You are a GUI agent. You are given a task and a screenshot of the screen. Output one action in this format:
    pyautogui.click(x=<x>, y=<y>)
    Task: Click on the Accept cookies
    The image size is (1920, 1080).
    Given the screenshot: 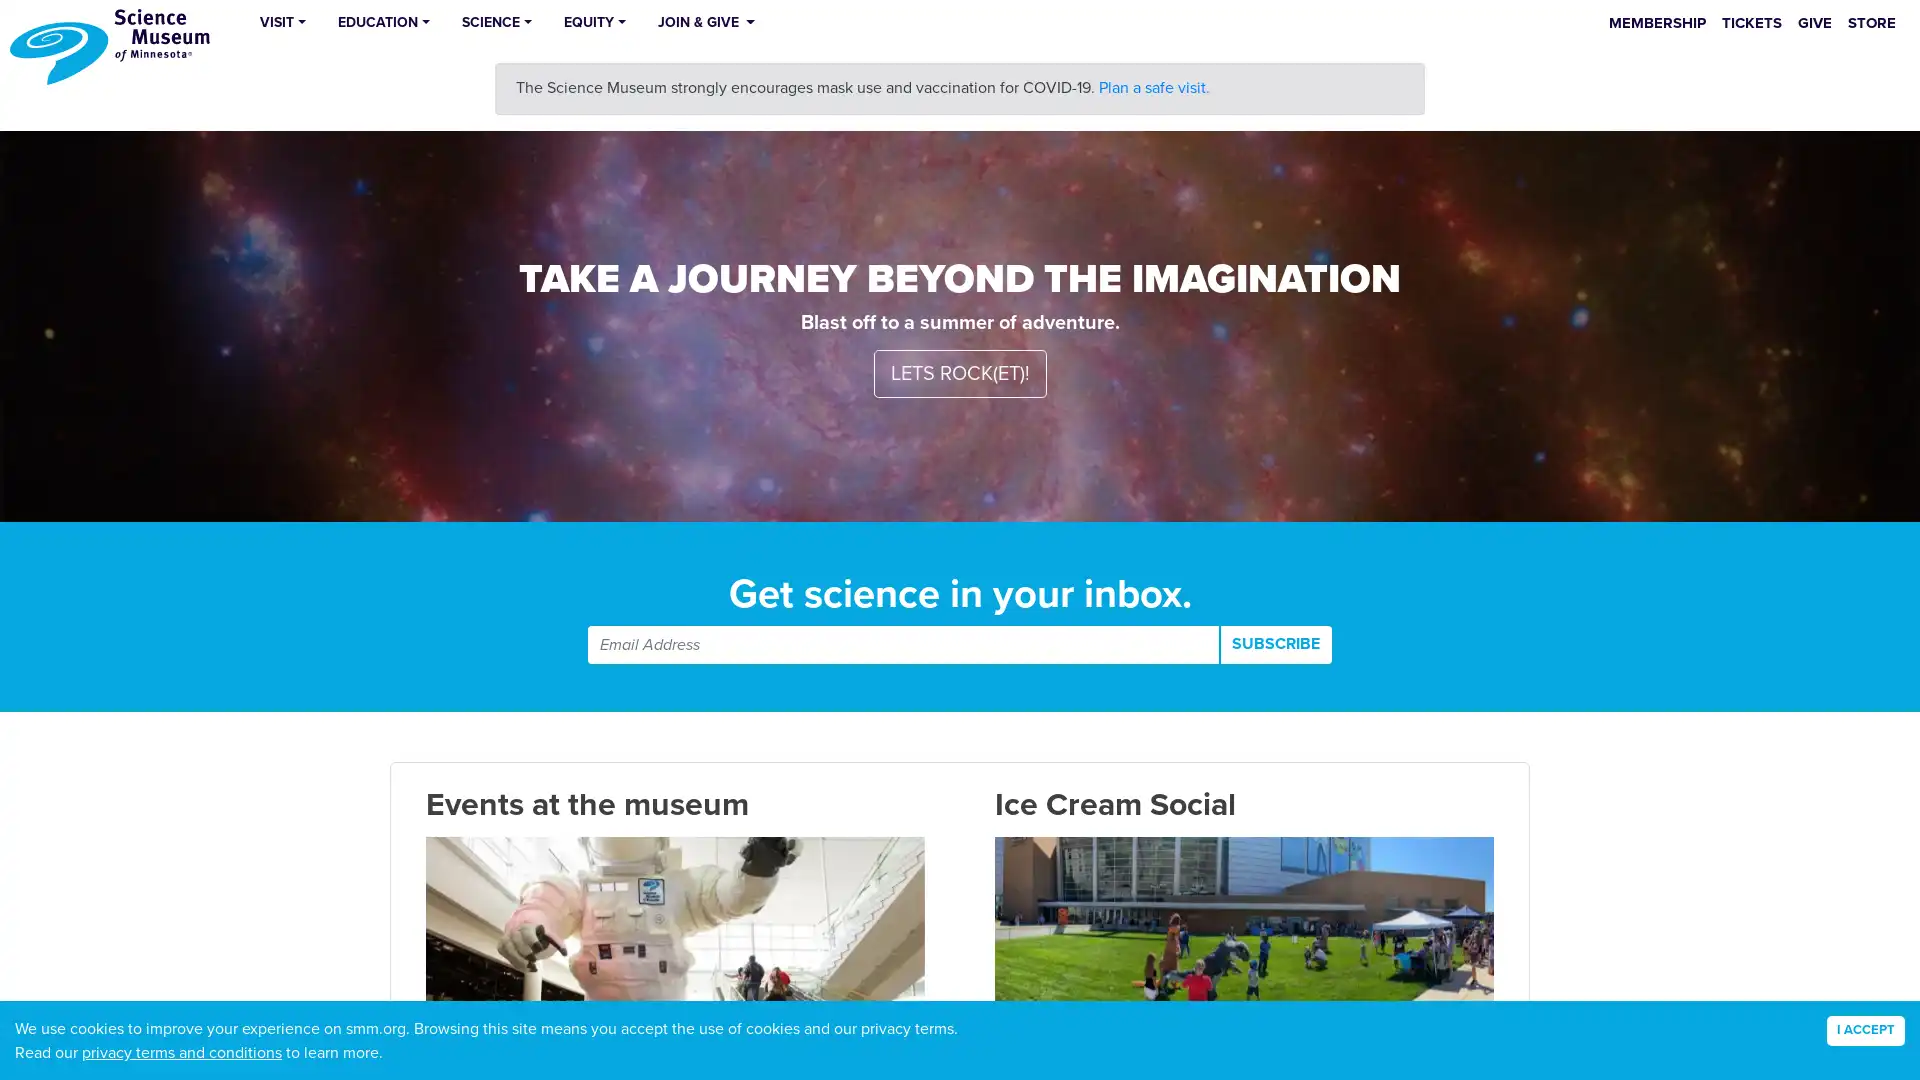 What is the action you would take?
    pyautogui.click(x=1865, y=1030)
    